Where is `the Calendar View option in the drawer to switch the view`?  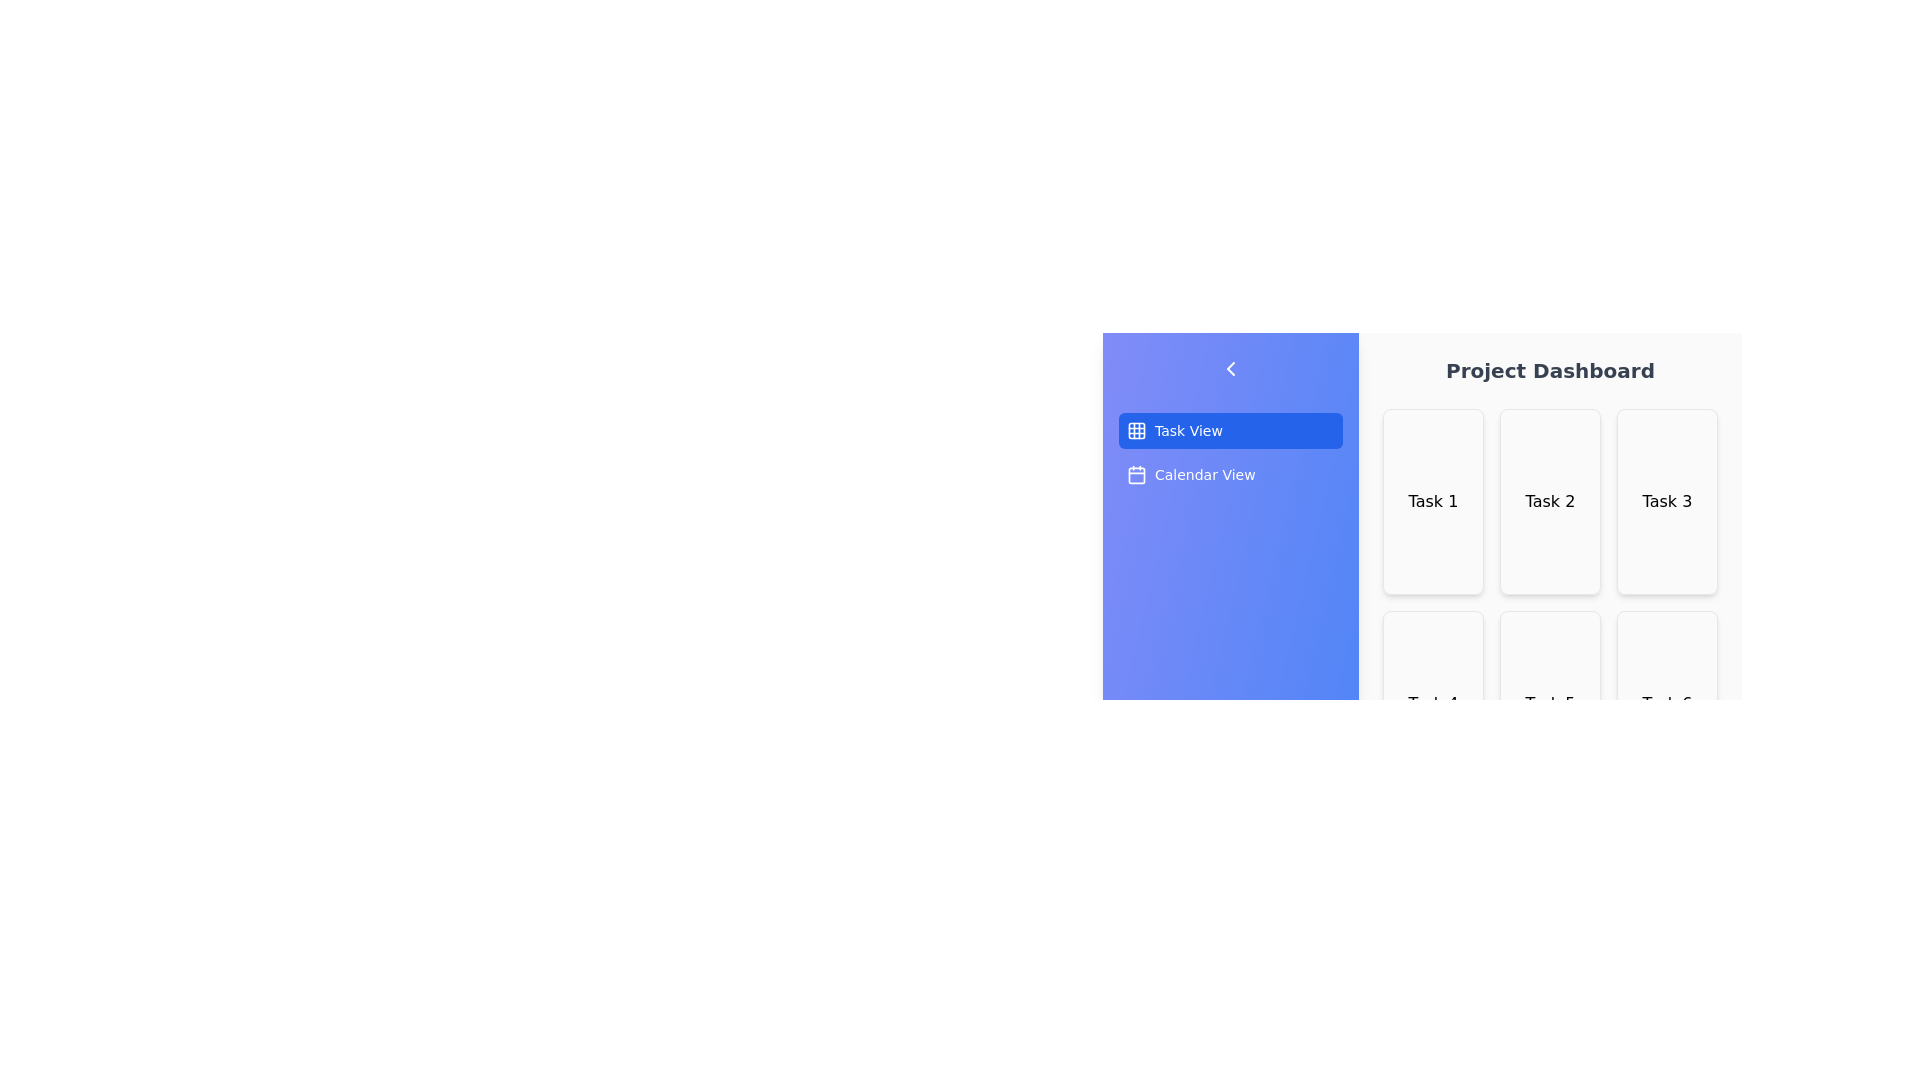
the Calendar View option in the drawer to switch the view is located at coordinates (1229, 474).